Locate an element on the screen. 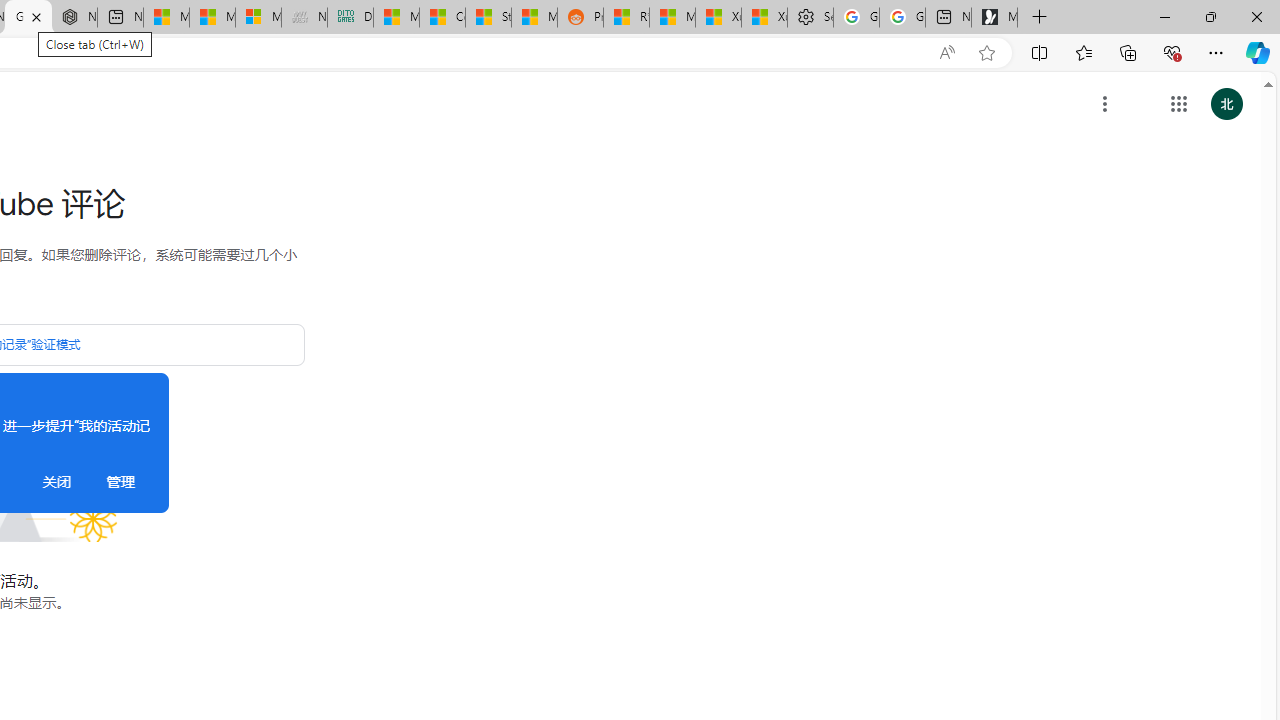 This screenshot has height=720, width=1280. 'Class: gb_E' is located at coordinates (1178, 104).